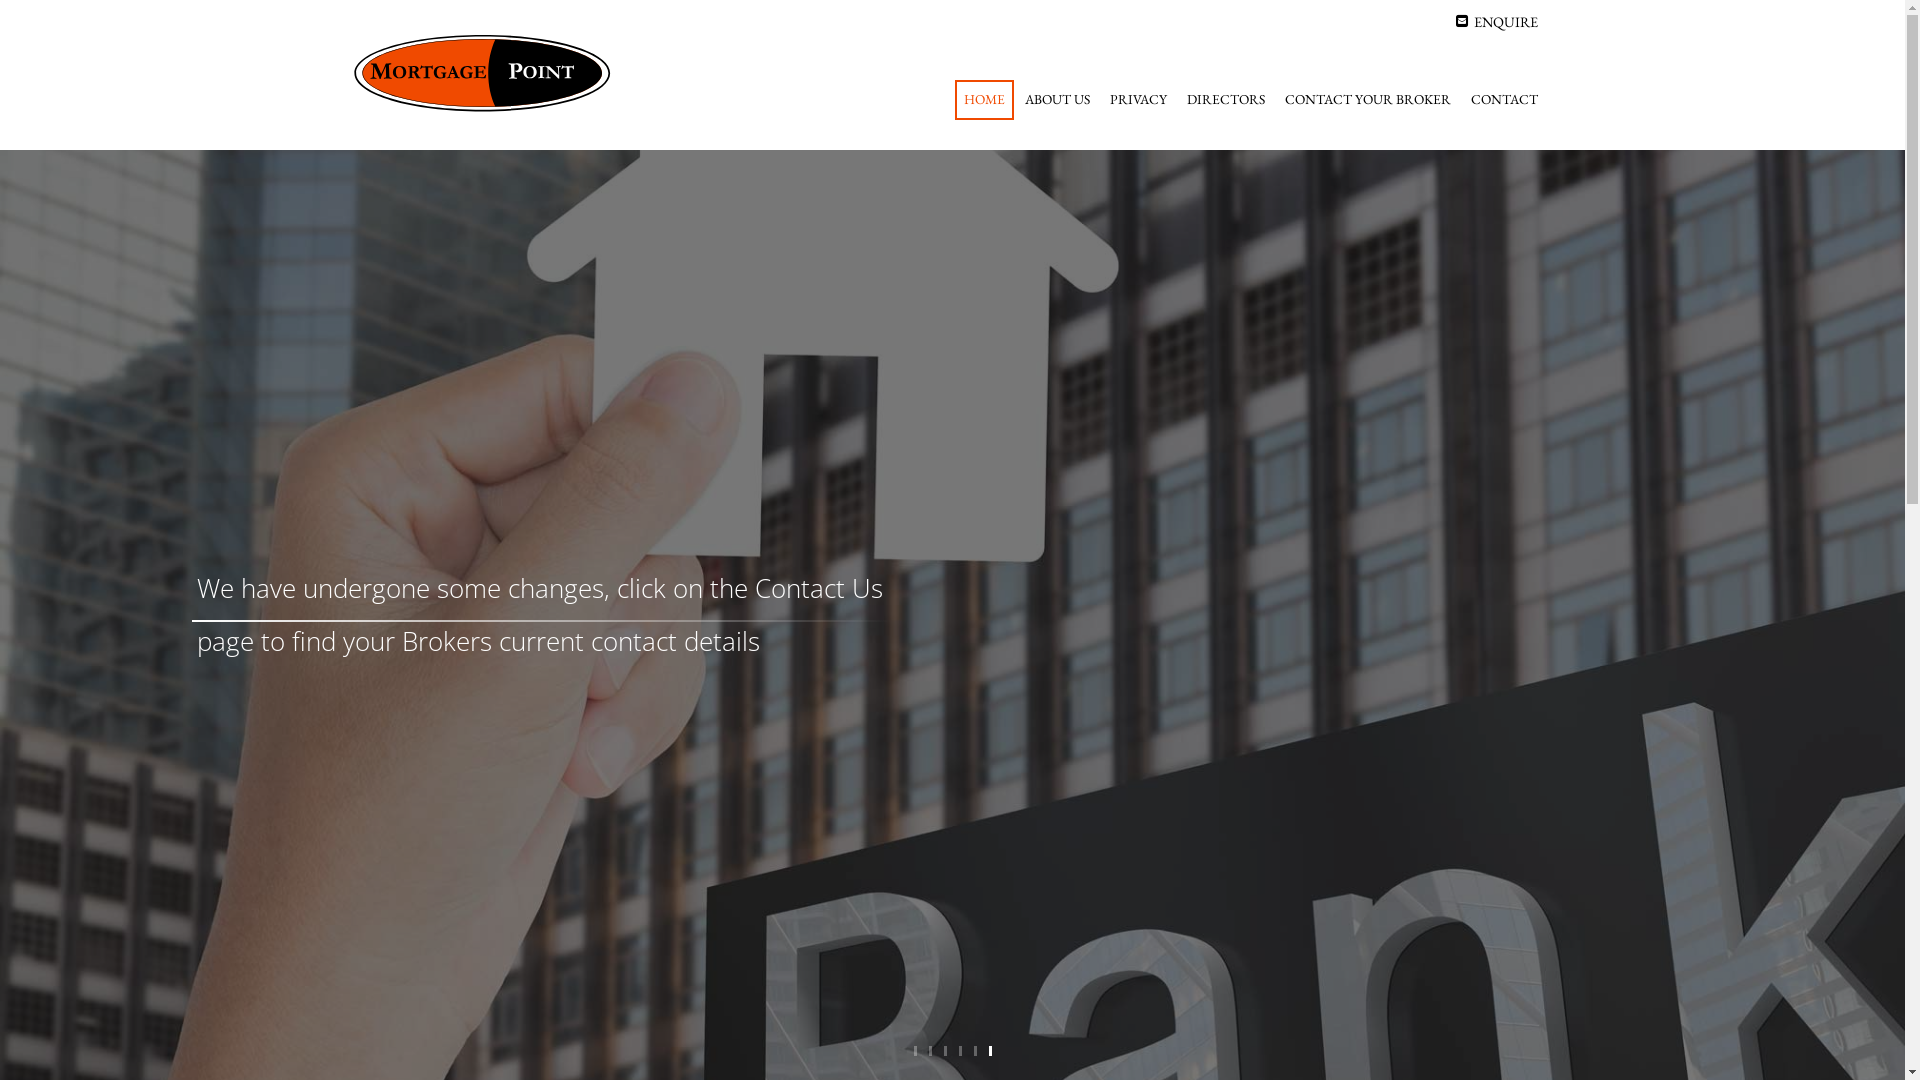  What do you see at coordinates (1367, 100) in the screenshot?
I see `'CONTACT YOUR BROKER'` at bounding box center [1367, 100].